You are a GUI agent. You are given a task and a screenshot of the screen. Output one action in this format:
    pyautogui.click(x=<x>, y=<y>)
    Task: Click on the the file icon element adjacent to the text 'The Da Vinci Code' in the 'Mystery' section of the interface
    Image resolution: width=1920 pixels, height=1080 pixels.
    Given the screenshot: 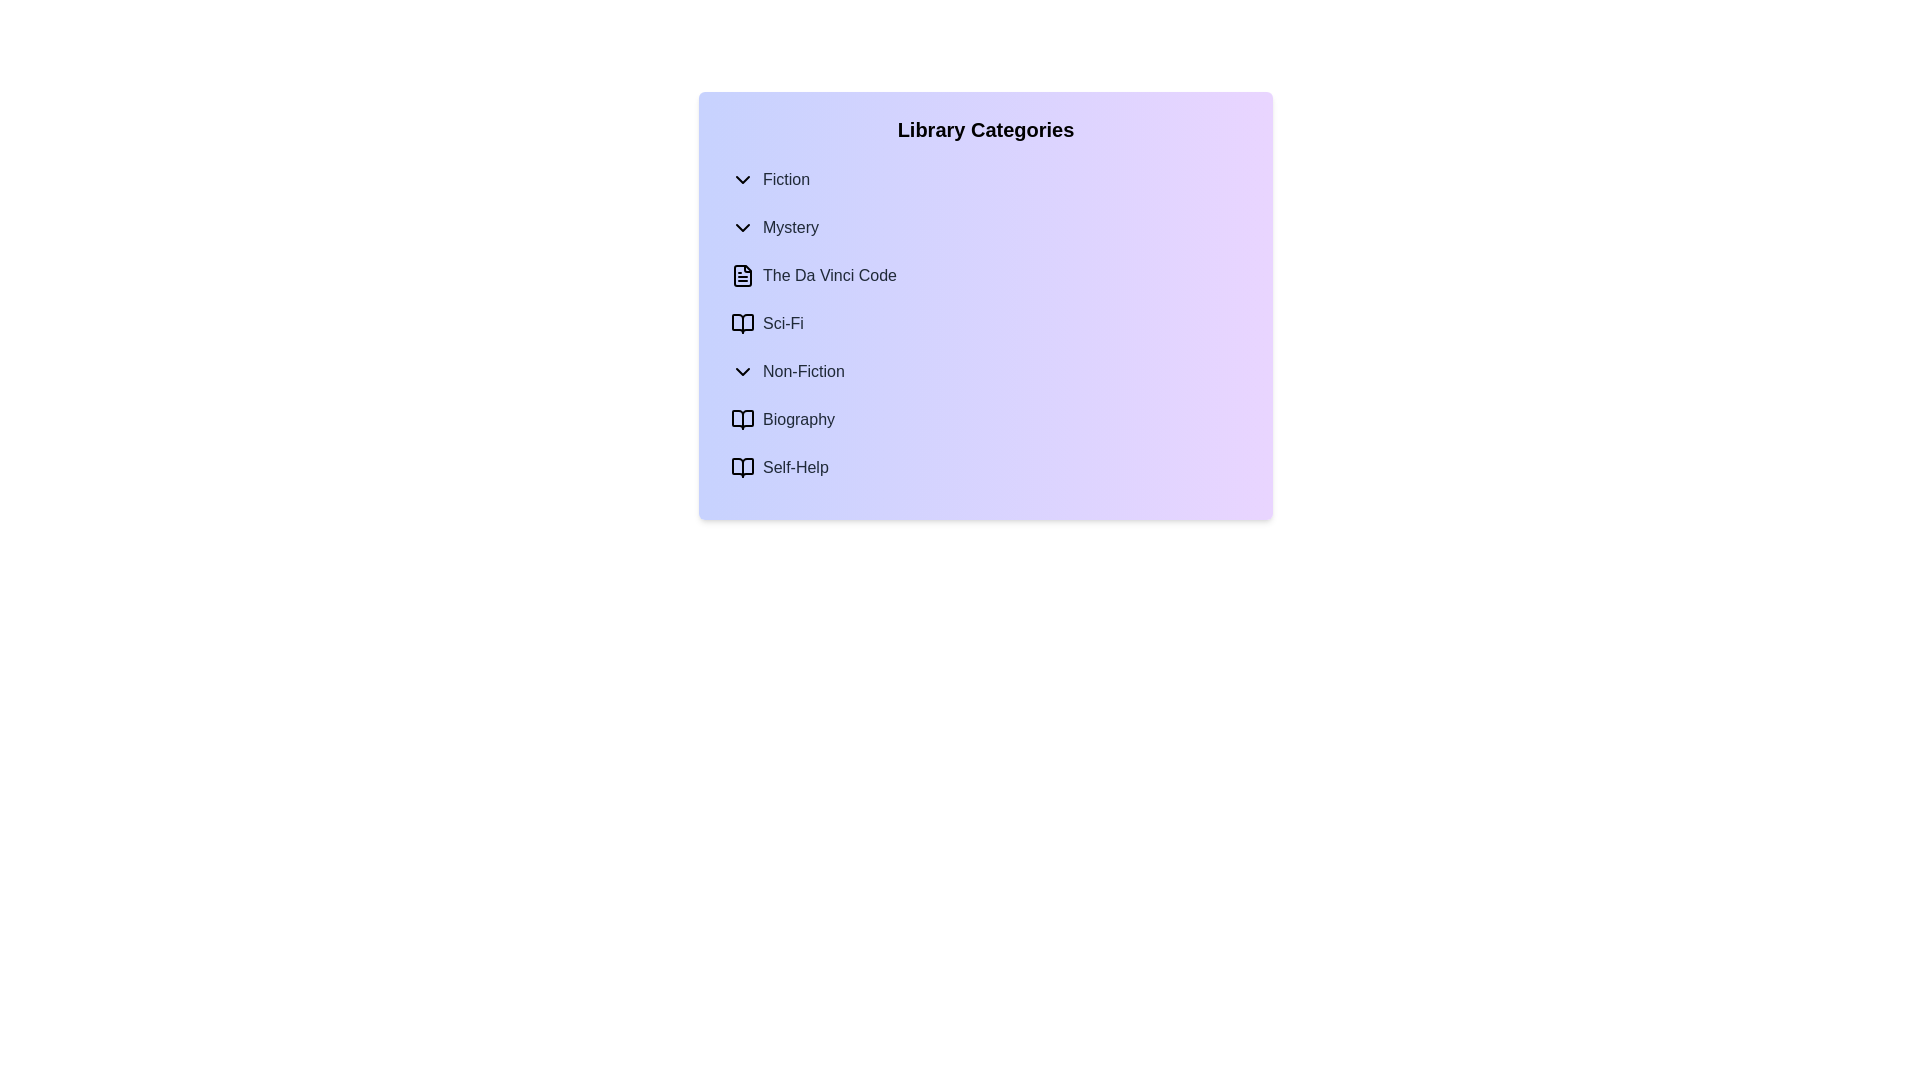 What is the action you would take?
    pyautogui.click(x=742, y=276)
    